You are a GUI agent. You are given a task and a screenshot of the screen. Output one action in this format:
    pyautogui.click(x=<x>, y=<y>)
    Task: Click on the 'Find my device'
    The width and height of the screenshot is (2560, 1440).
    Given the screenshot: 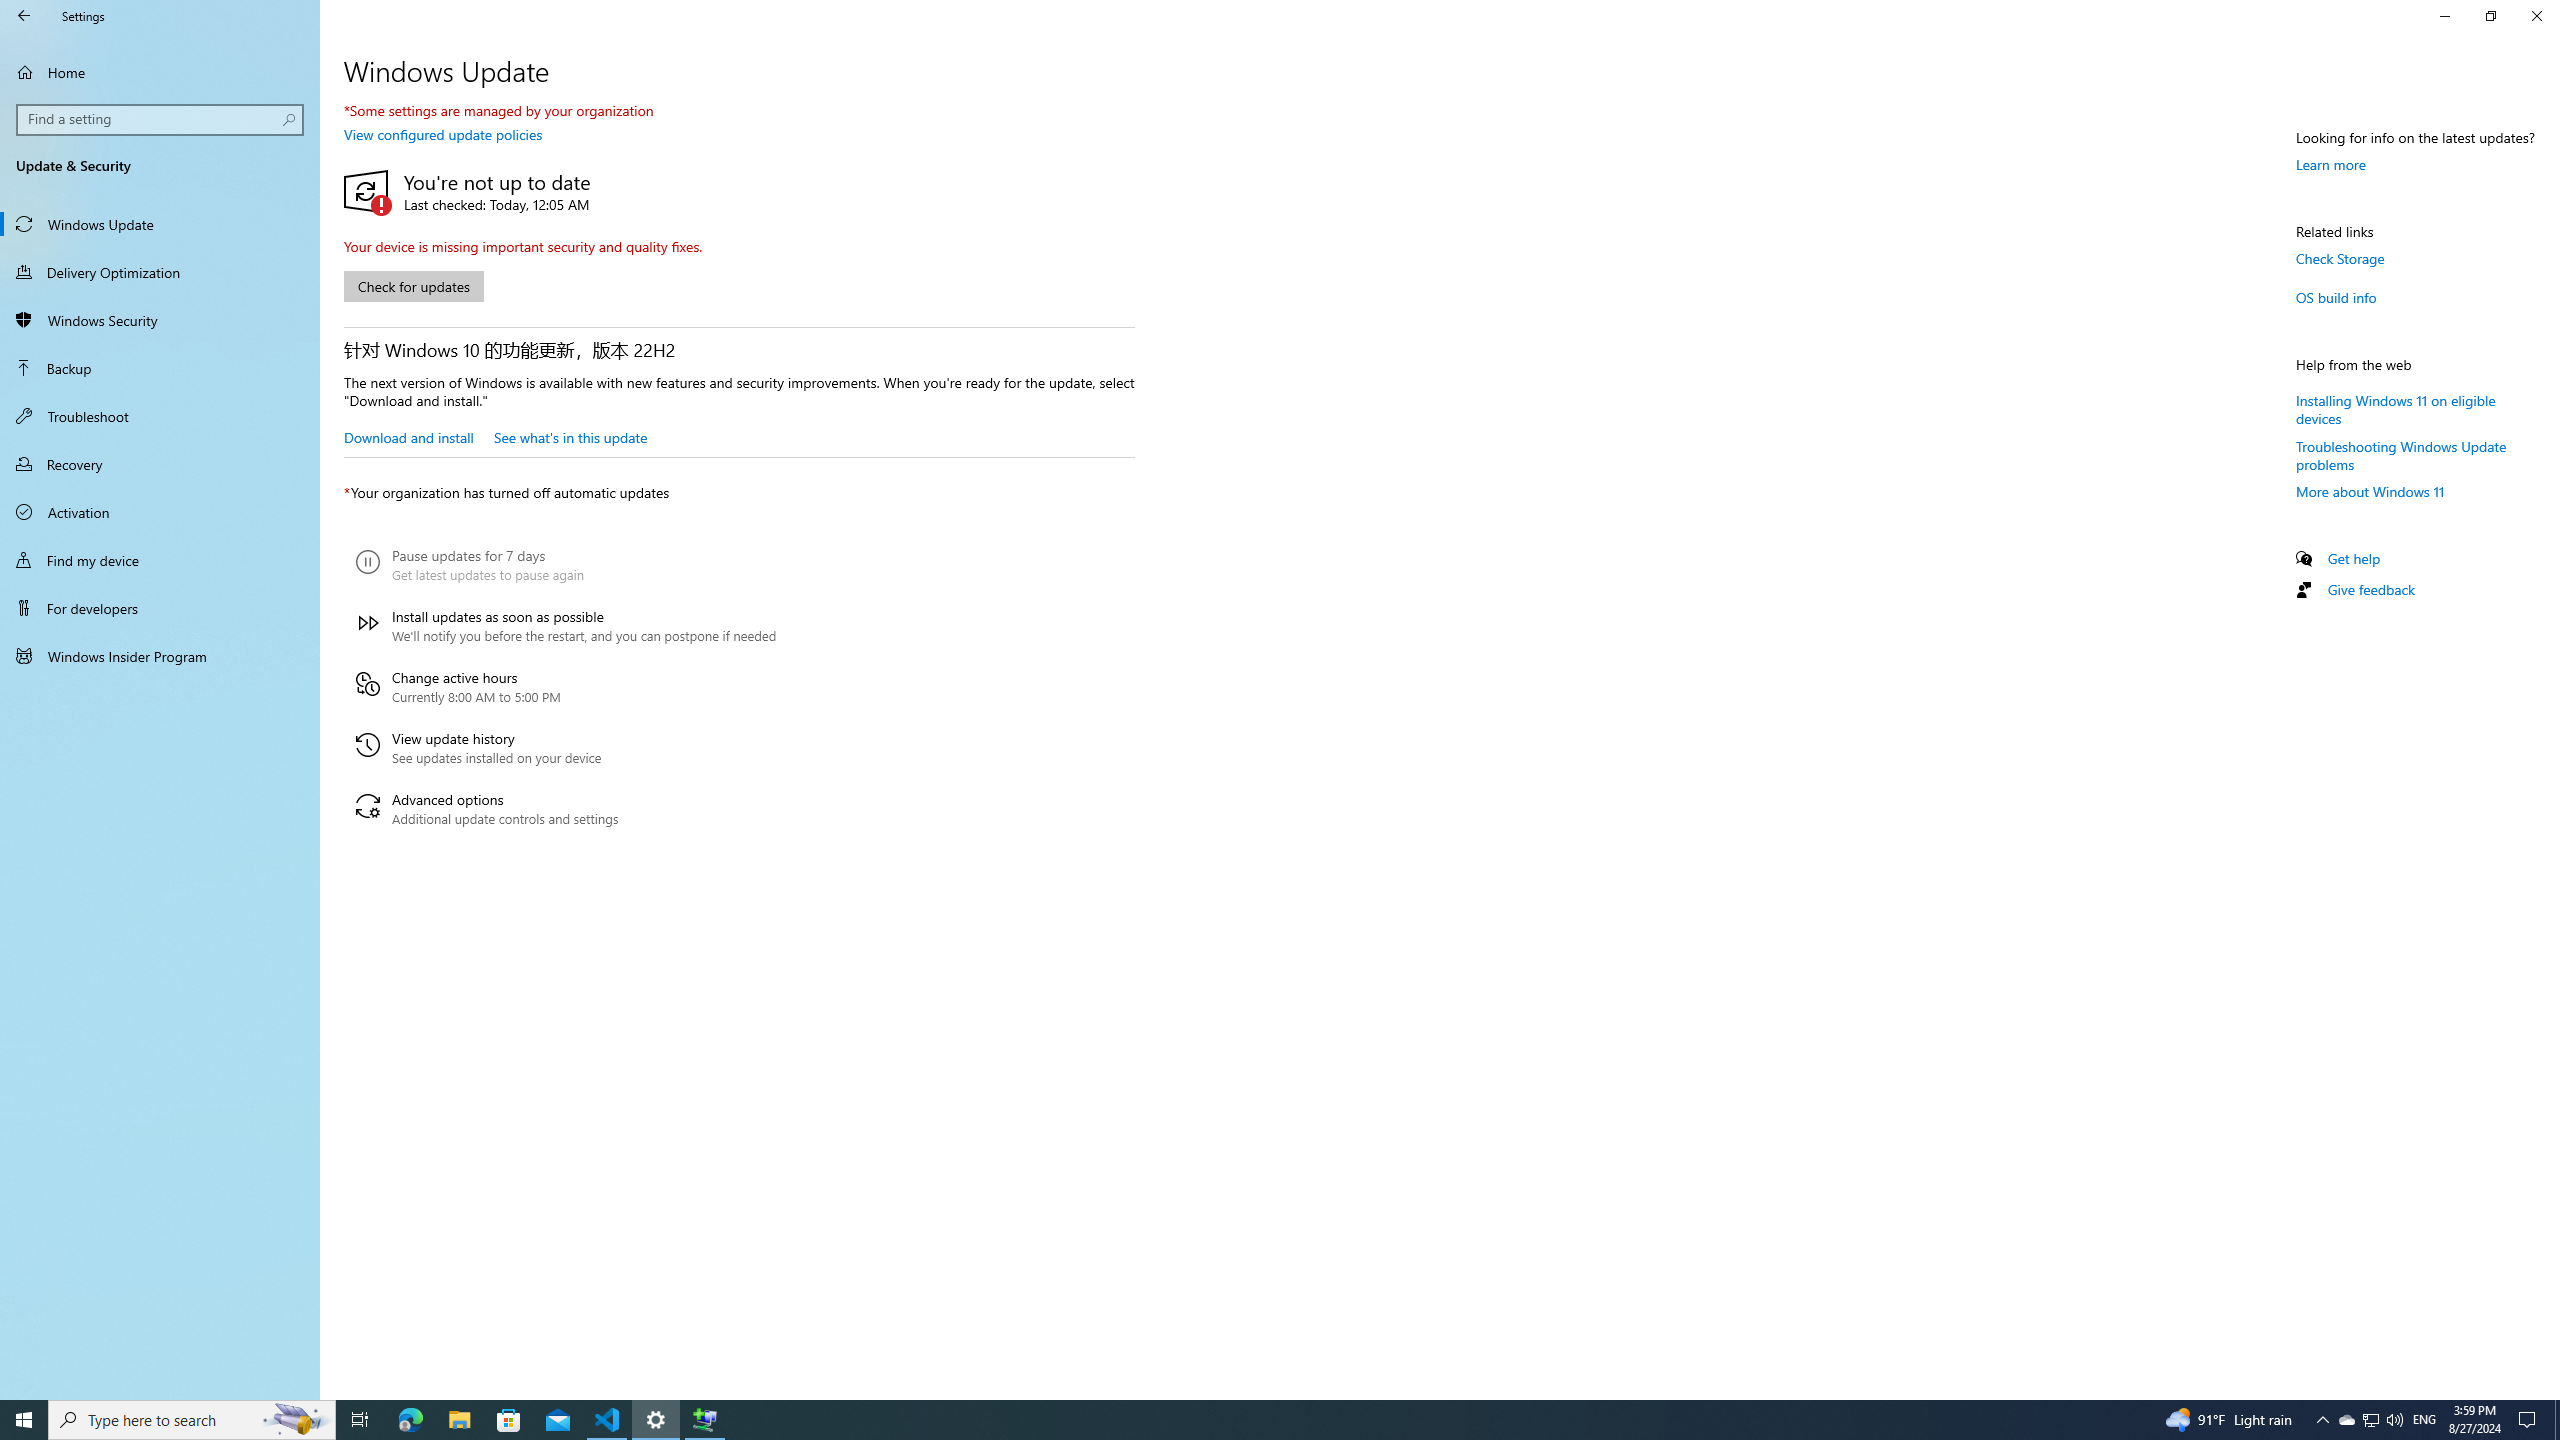 What is the action you would take?
    pyautogui.click(x=159, y=559)
    